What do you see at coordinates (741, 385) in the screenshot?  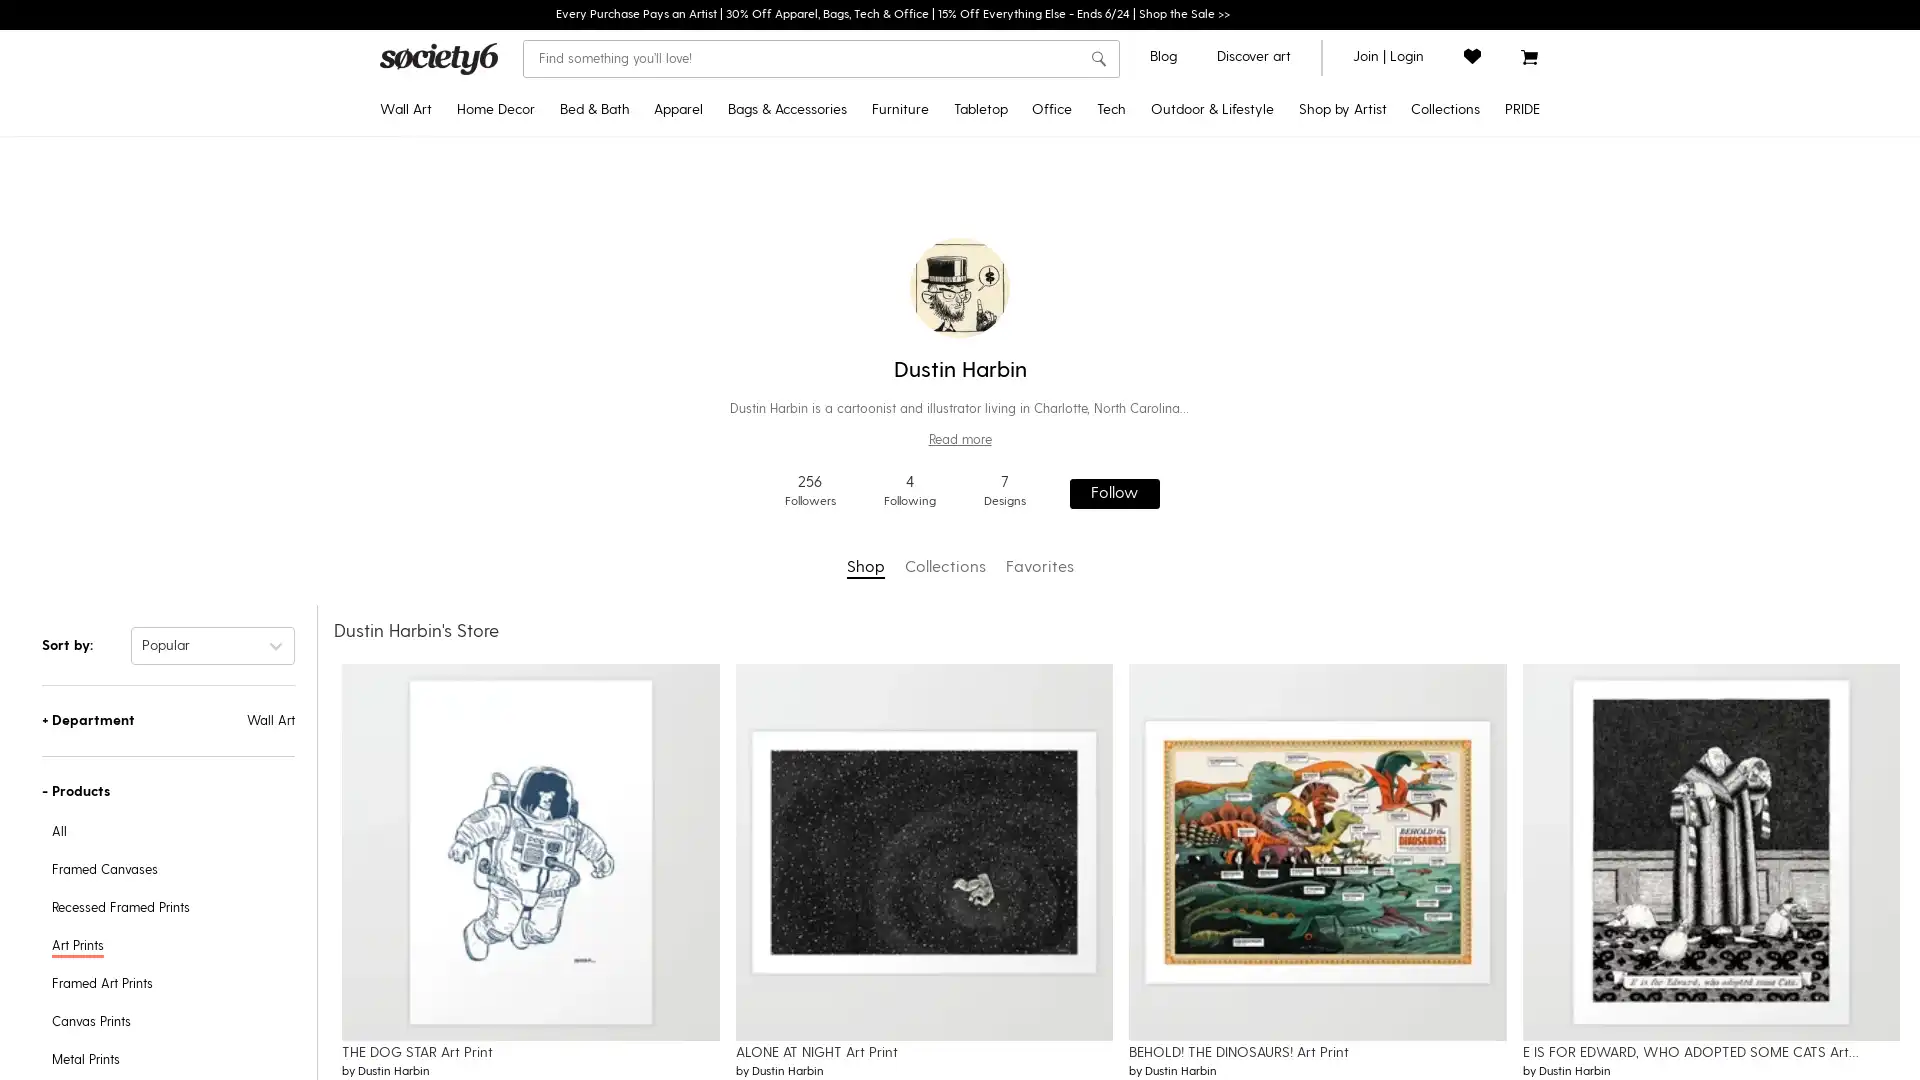 I see `Leggings` at bounding box center [741, 385].